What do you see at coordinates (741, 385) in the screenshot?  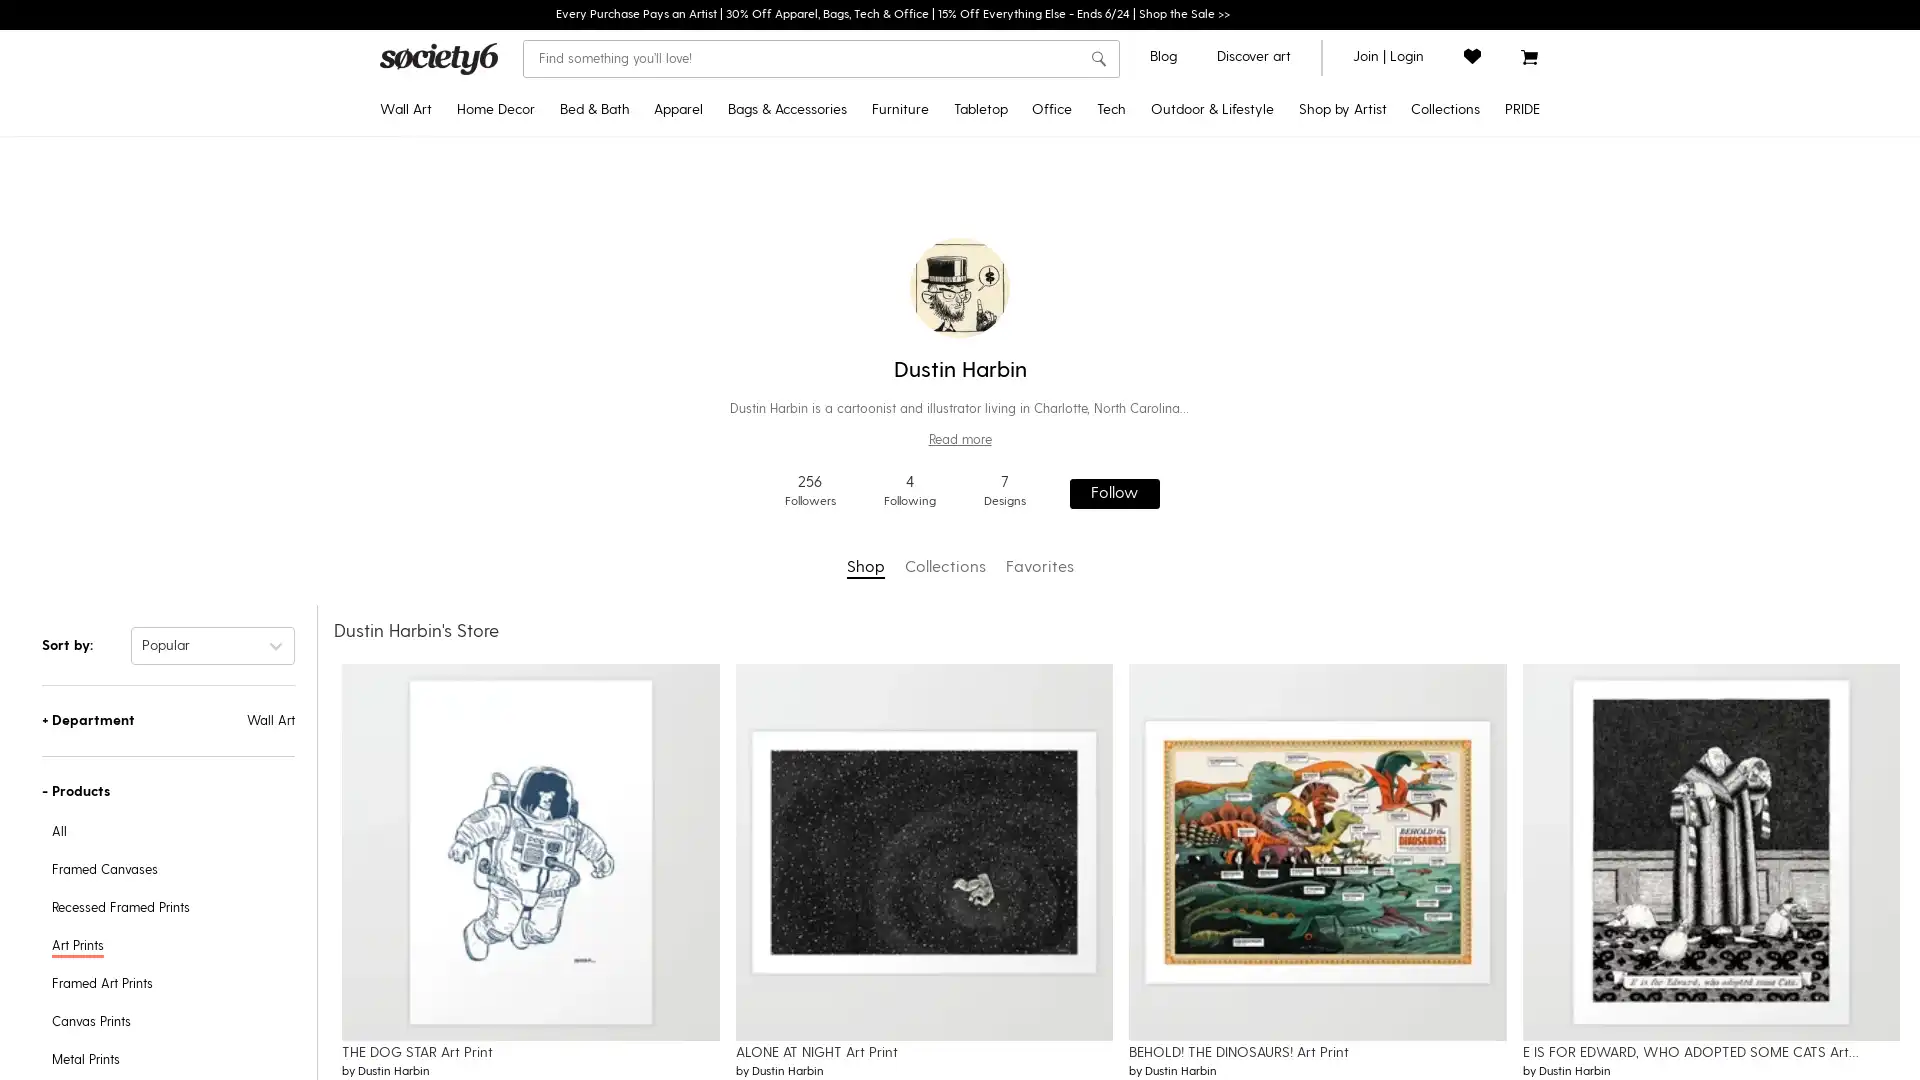 I see `Leggings` at bounding box center [741, 385].